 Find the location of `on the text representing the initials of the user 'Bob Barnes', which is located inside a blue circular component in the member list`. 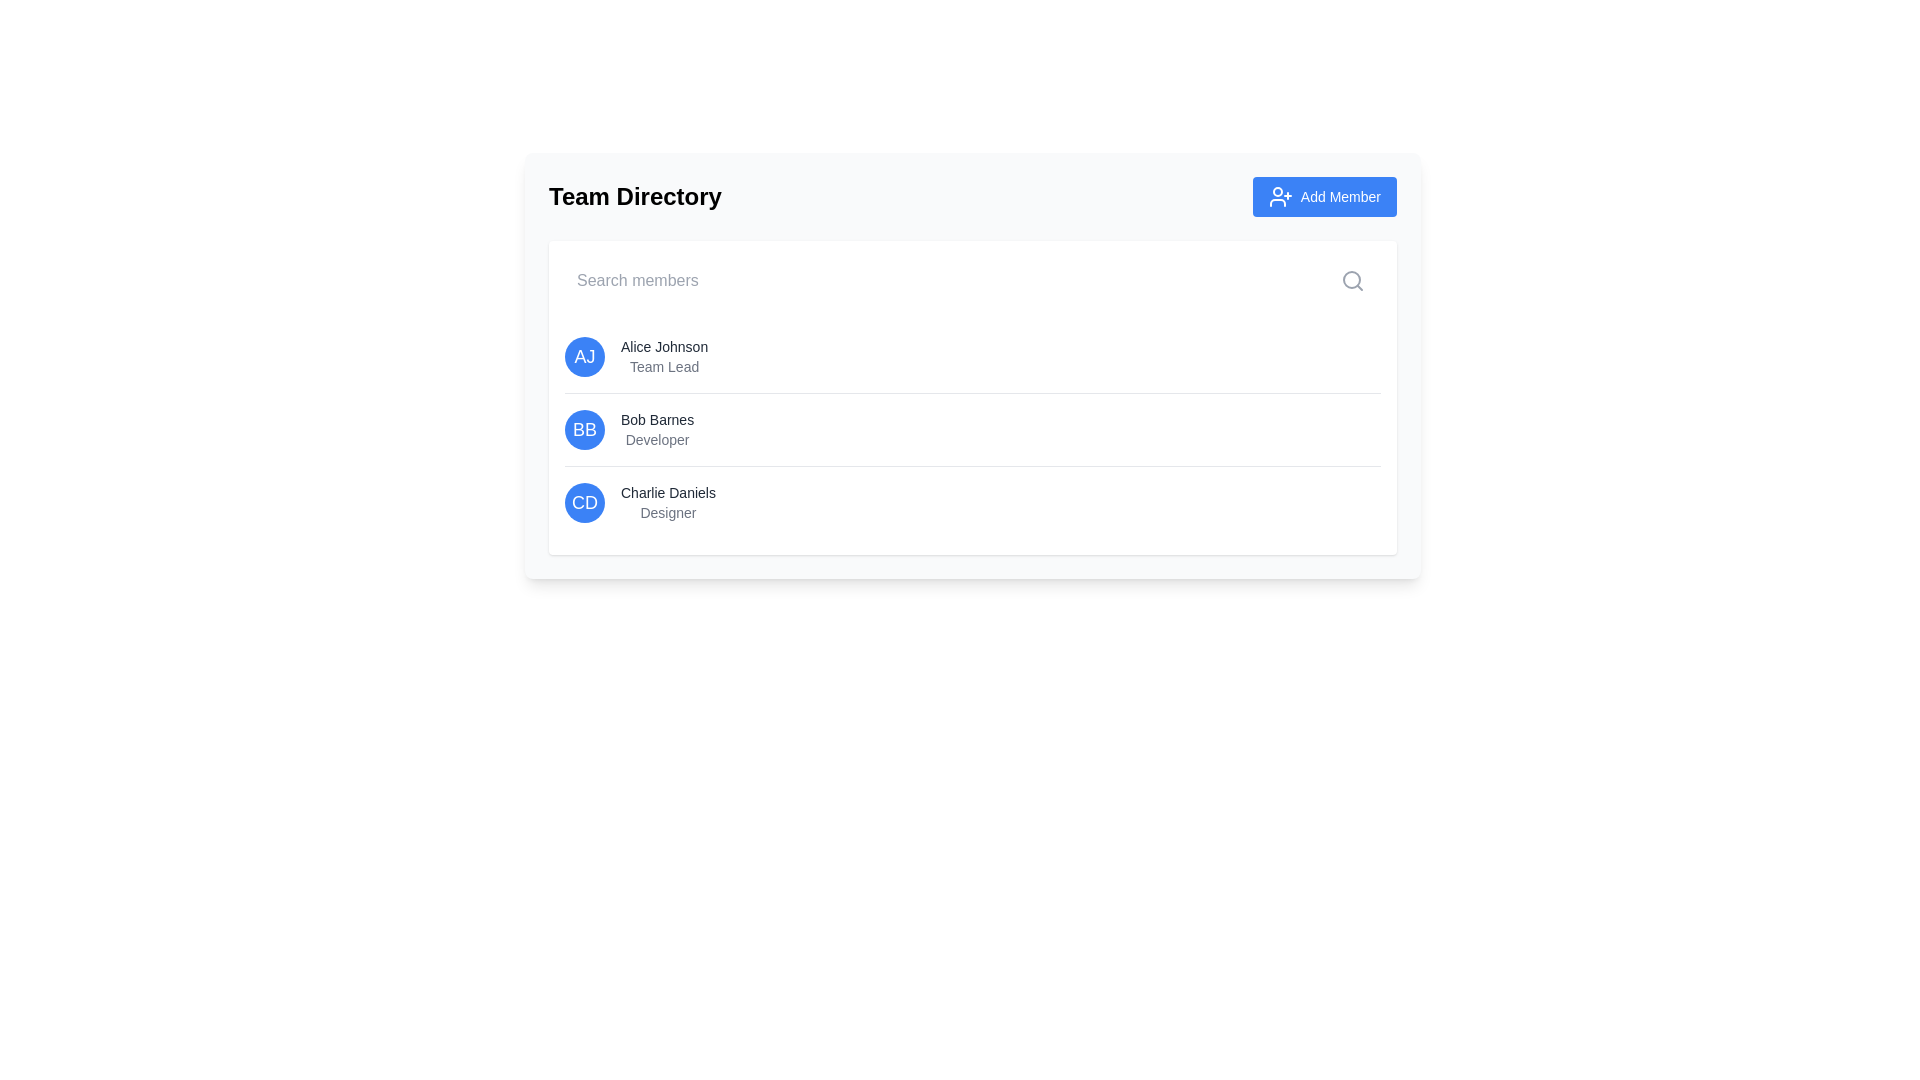

on the text representing the initials of the user 'Bob Barnes', which is located inside a blue circular component in the member list is located at coordinates (584, 428).